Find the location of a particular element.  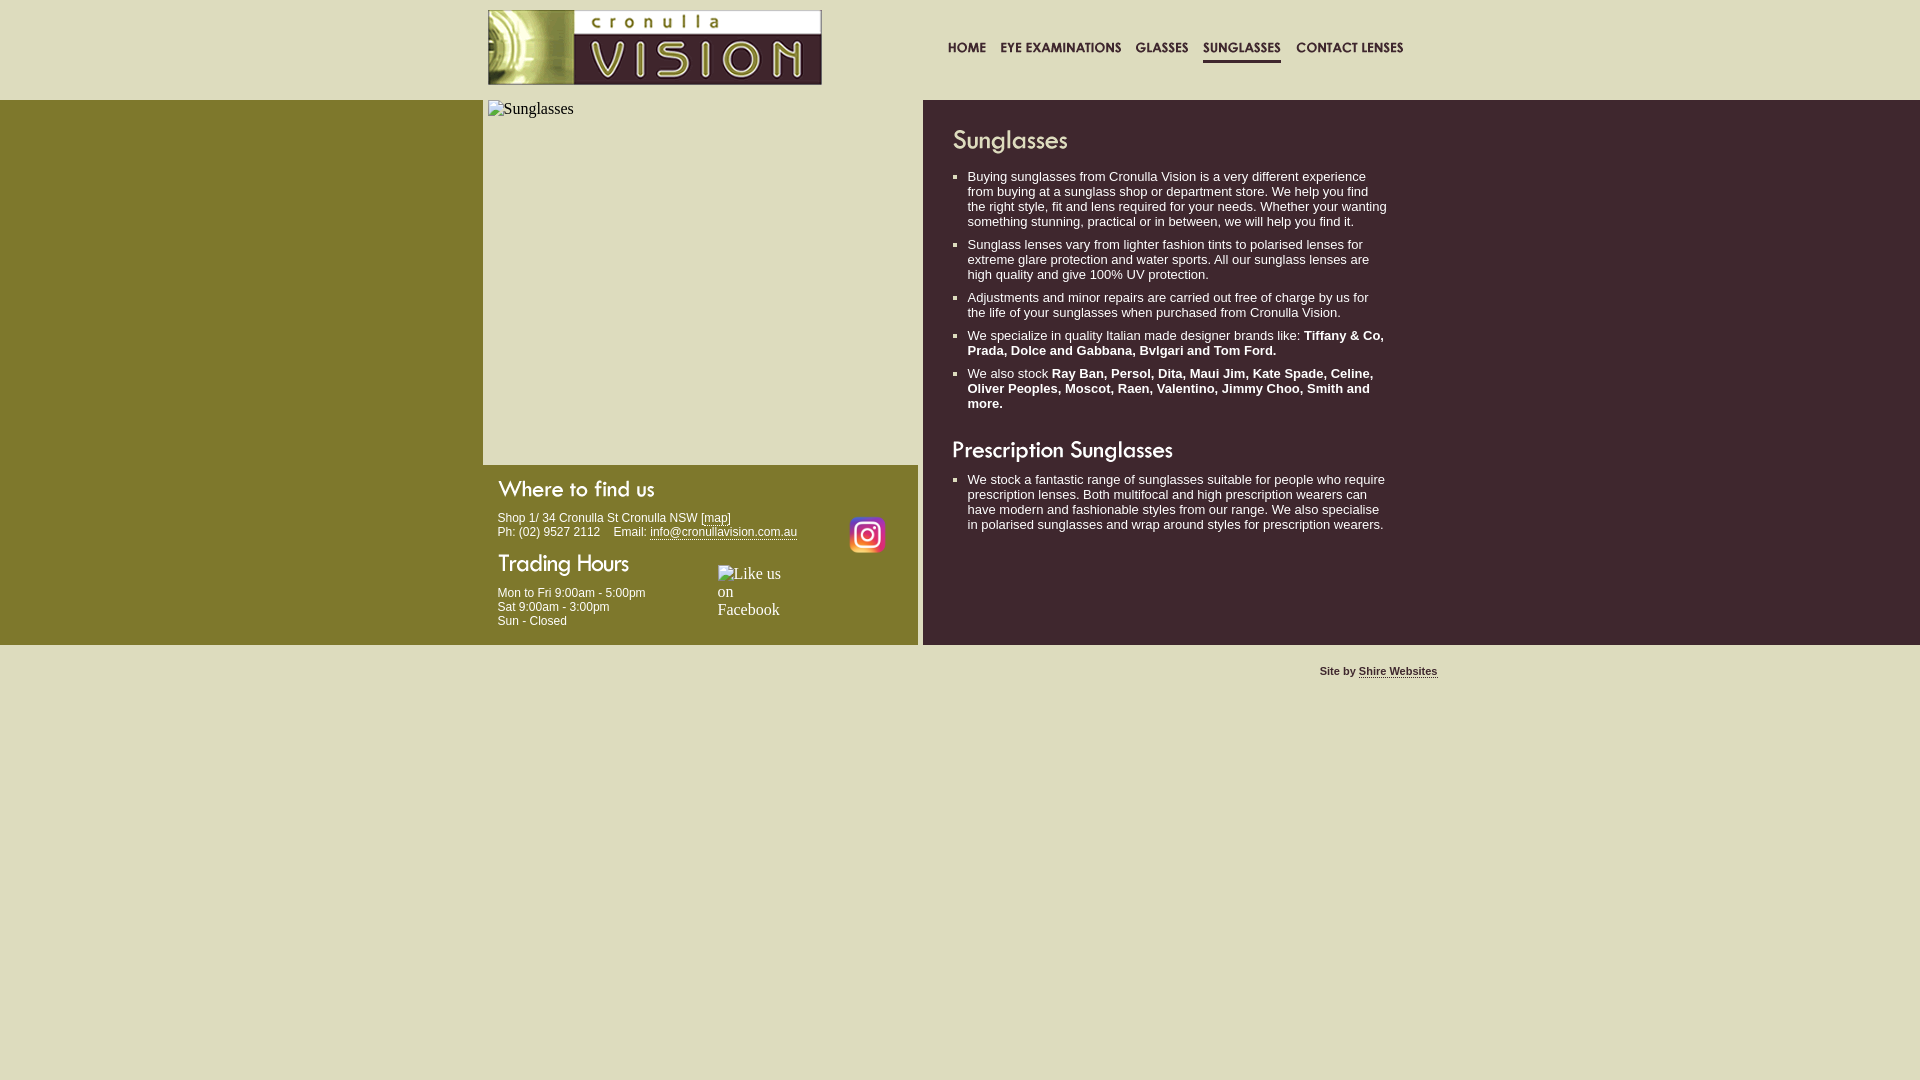

'Shire Websites' is located at coordinates (1397, 671).